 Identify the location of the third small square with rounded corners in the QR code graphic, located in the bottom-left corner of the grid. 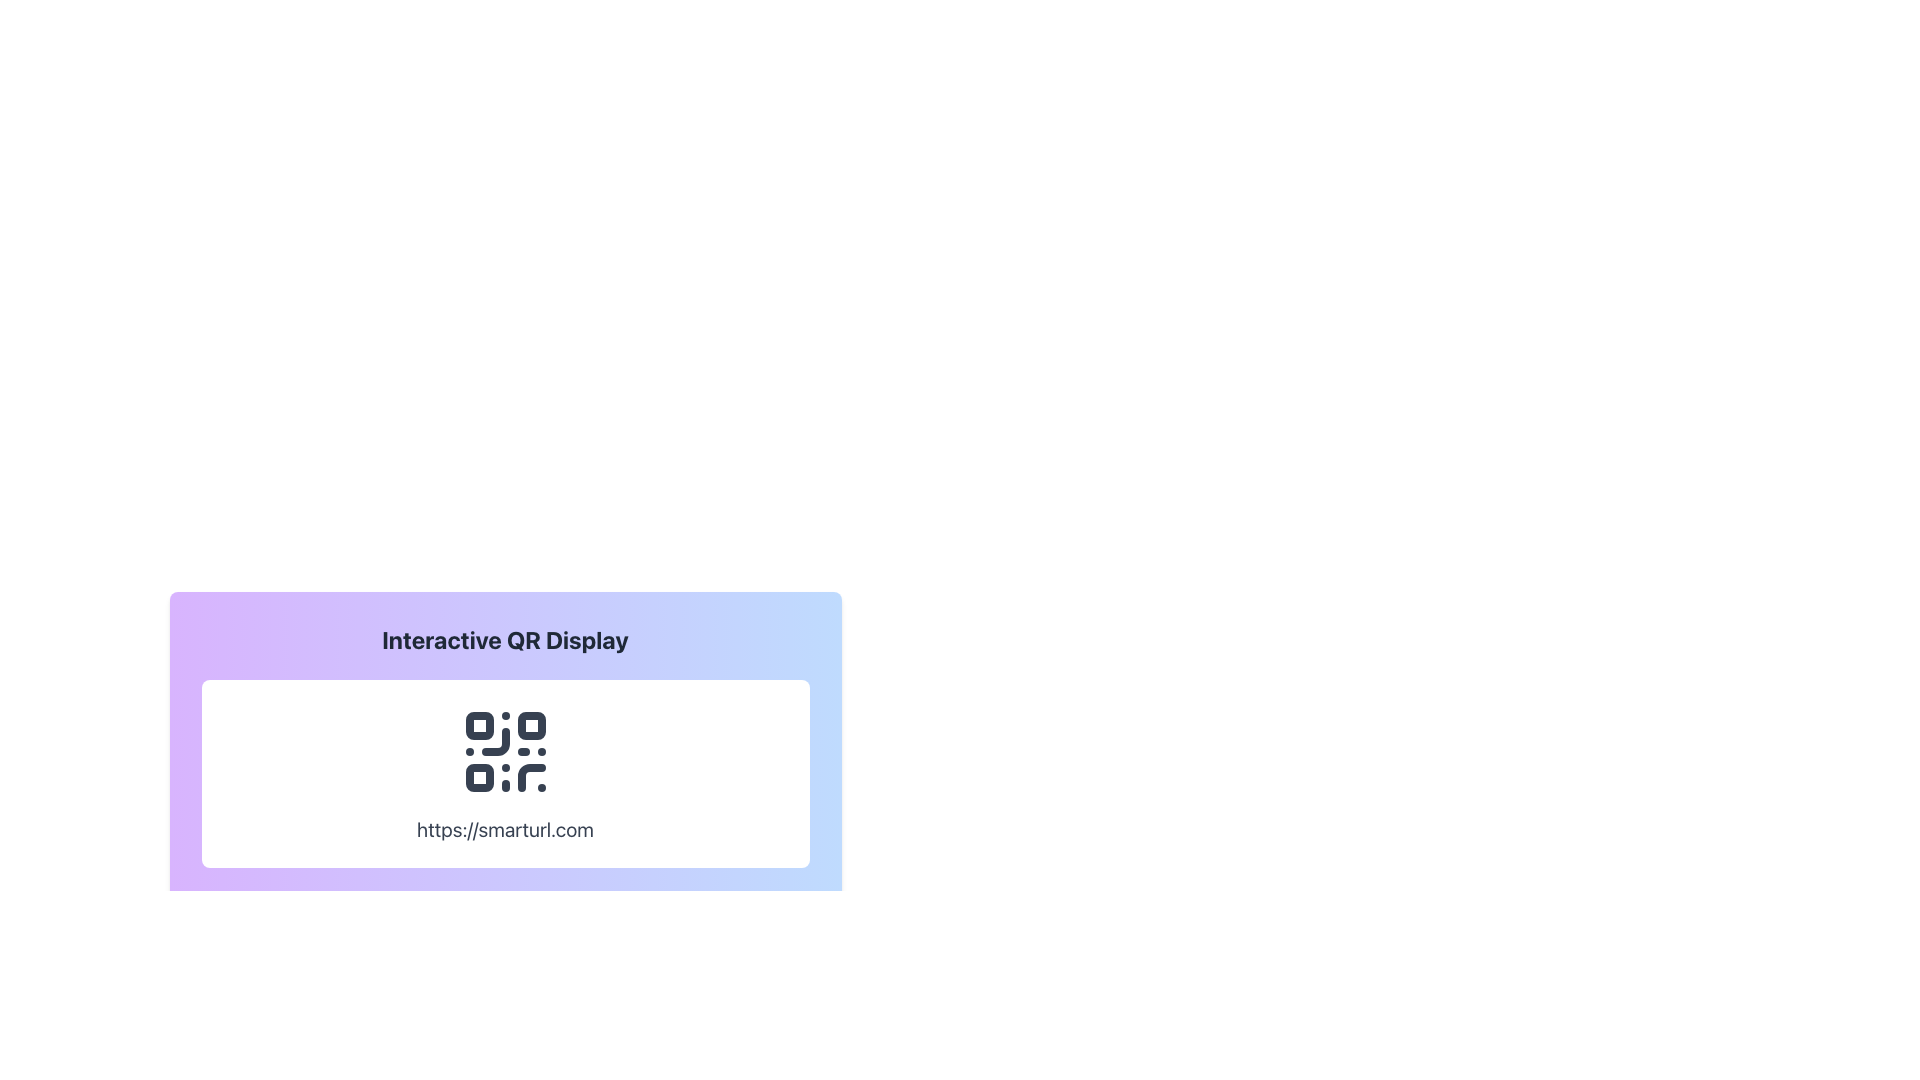
(478, 777).